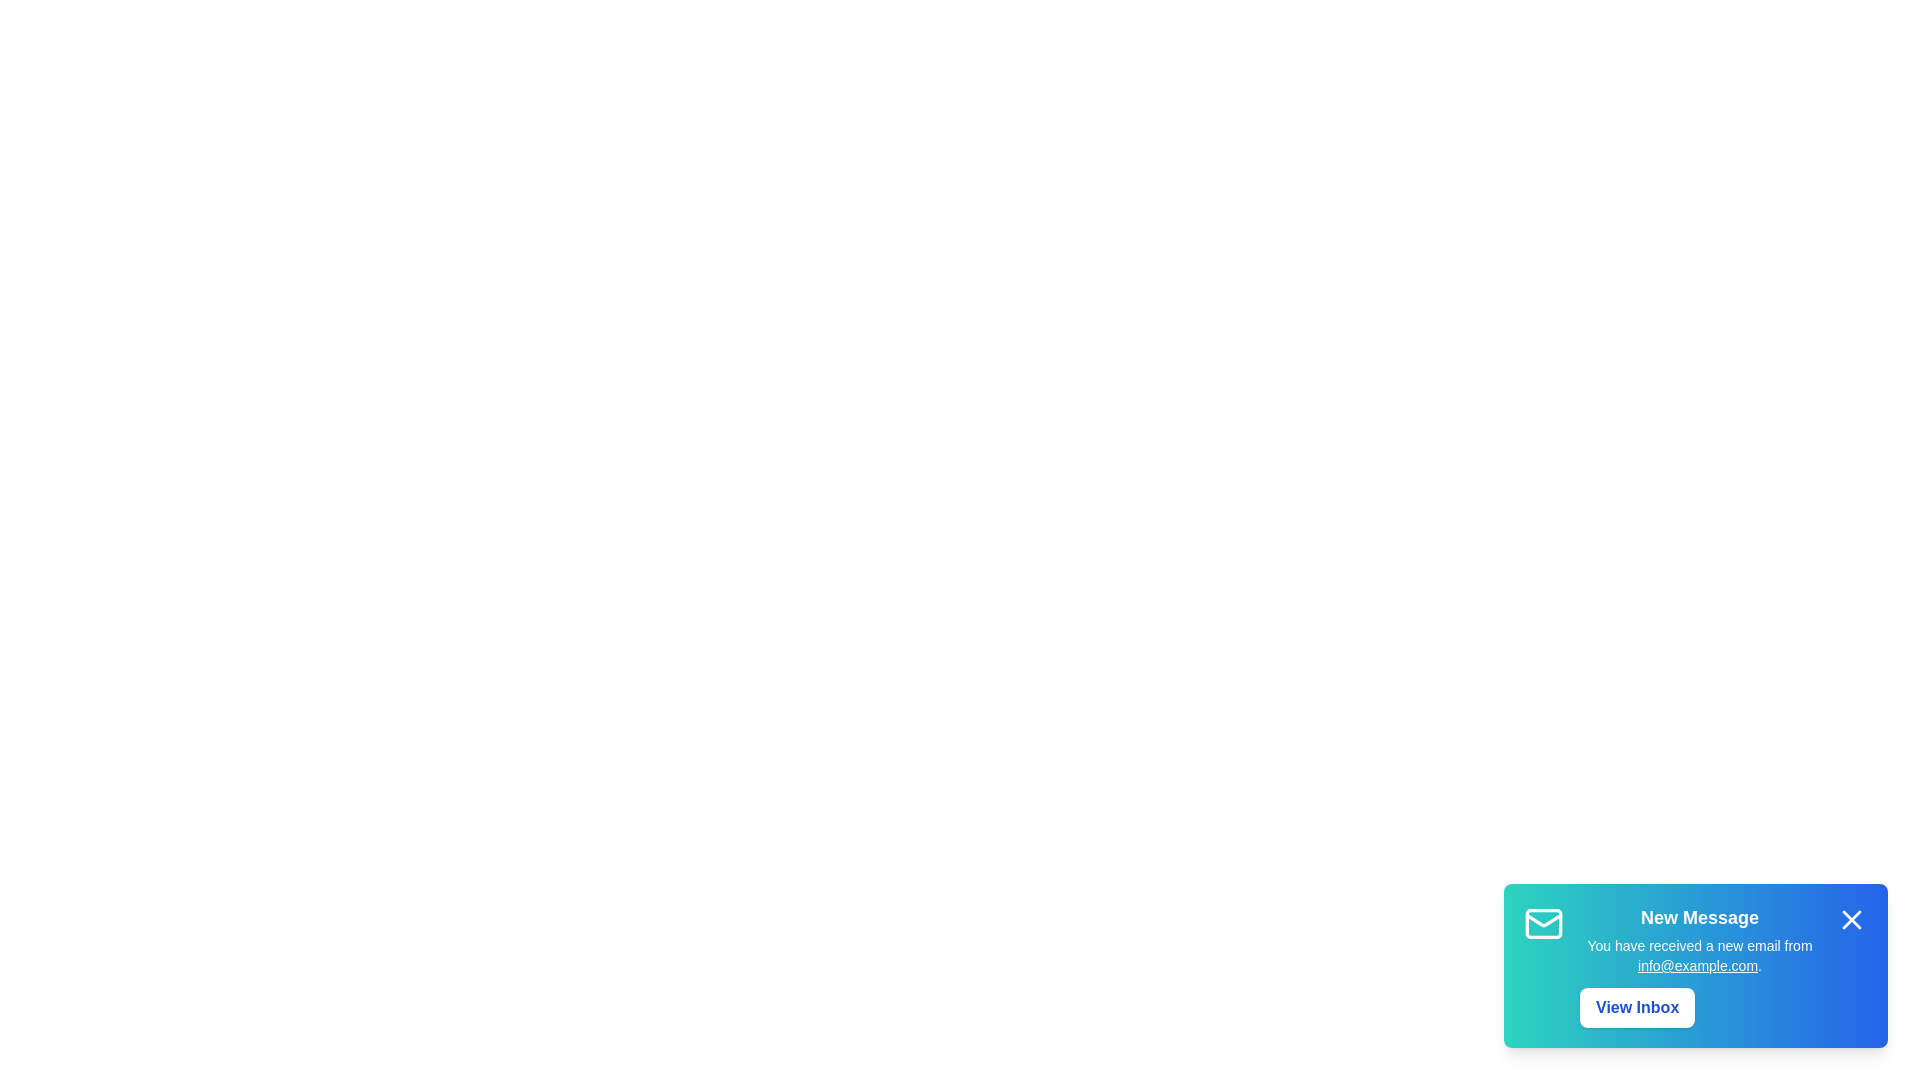 Image resolution: width=1920 pixels, height=1080 pixels. Describe the element at coordinates (1637, 1007) in the screenshot. I see `the 'View Inbox' button to open the email inbox` at that location.